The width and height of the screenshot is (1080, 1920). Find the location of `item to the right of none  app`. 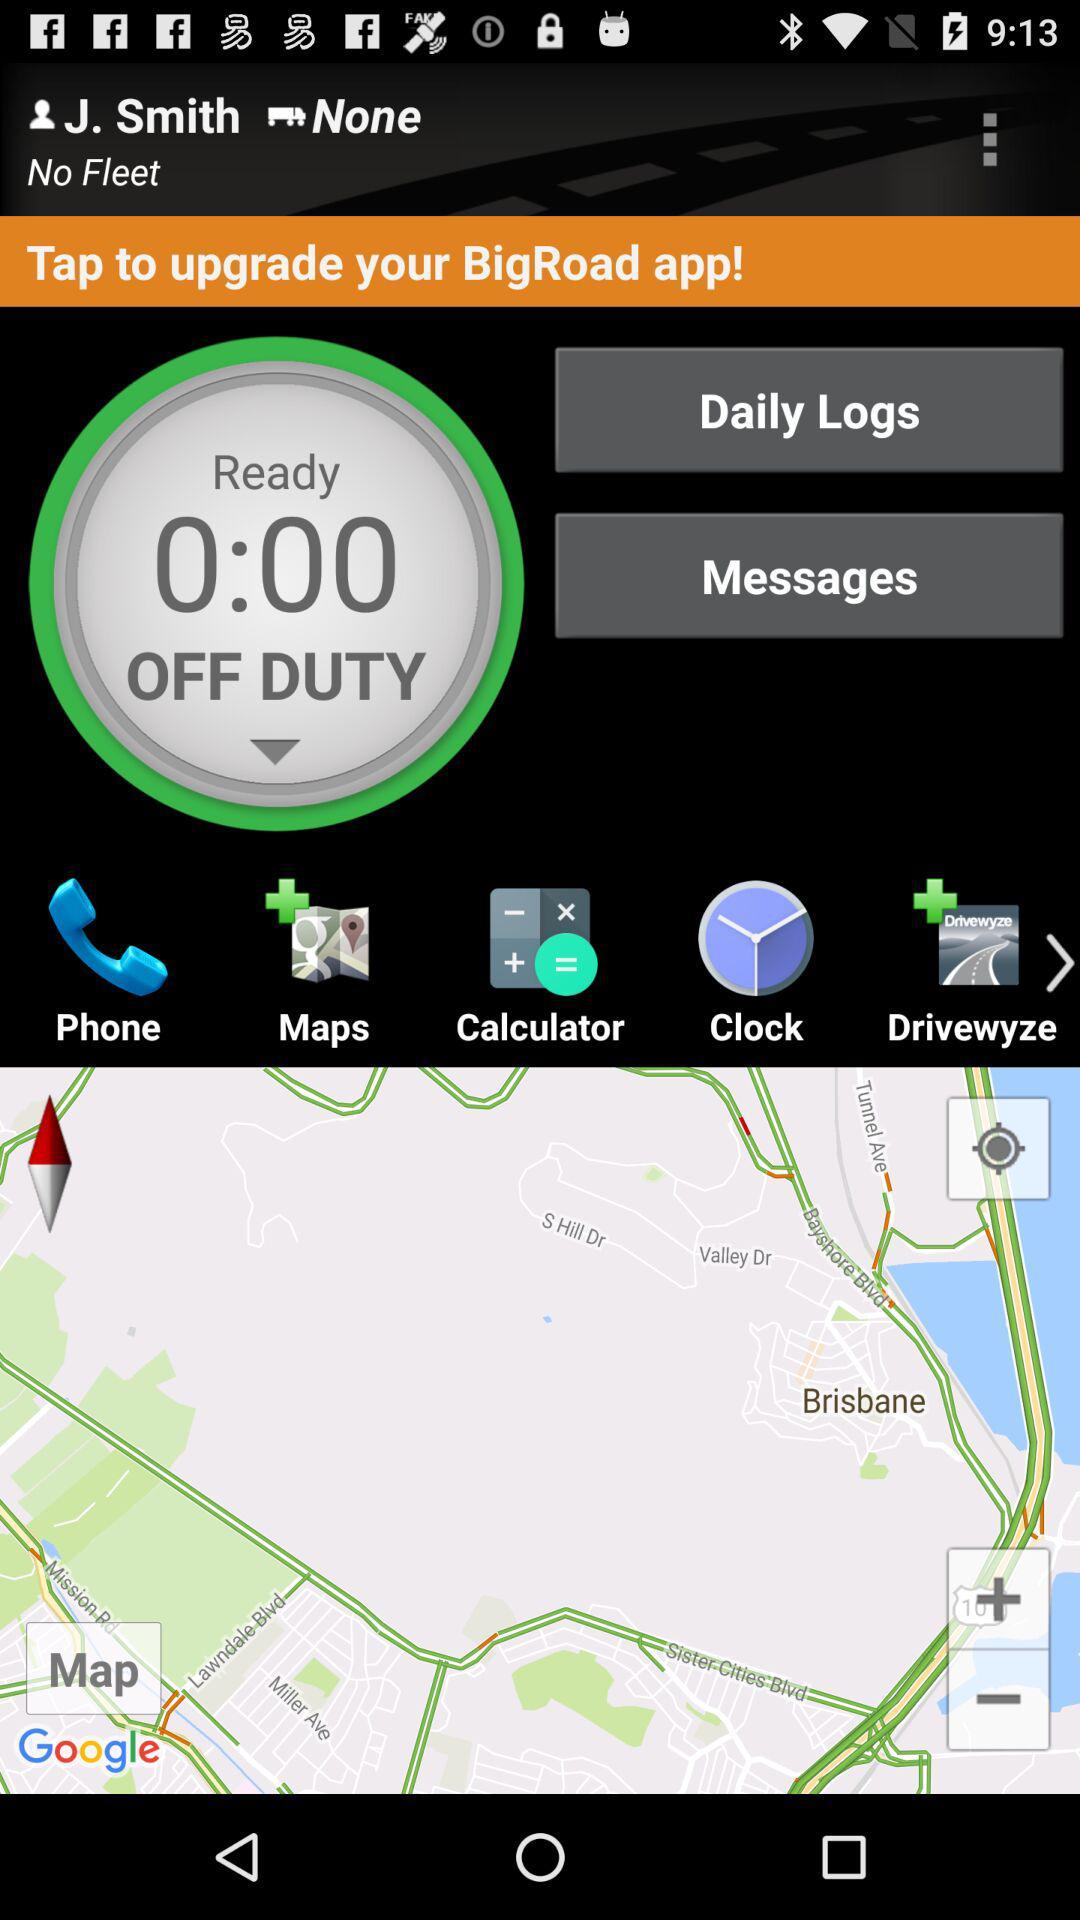

item to the right of none  app is located at coordinates (990, 138).